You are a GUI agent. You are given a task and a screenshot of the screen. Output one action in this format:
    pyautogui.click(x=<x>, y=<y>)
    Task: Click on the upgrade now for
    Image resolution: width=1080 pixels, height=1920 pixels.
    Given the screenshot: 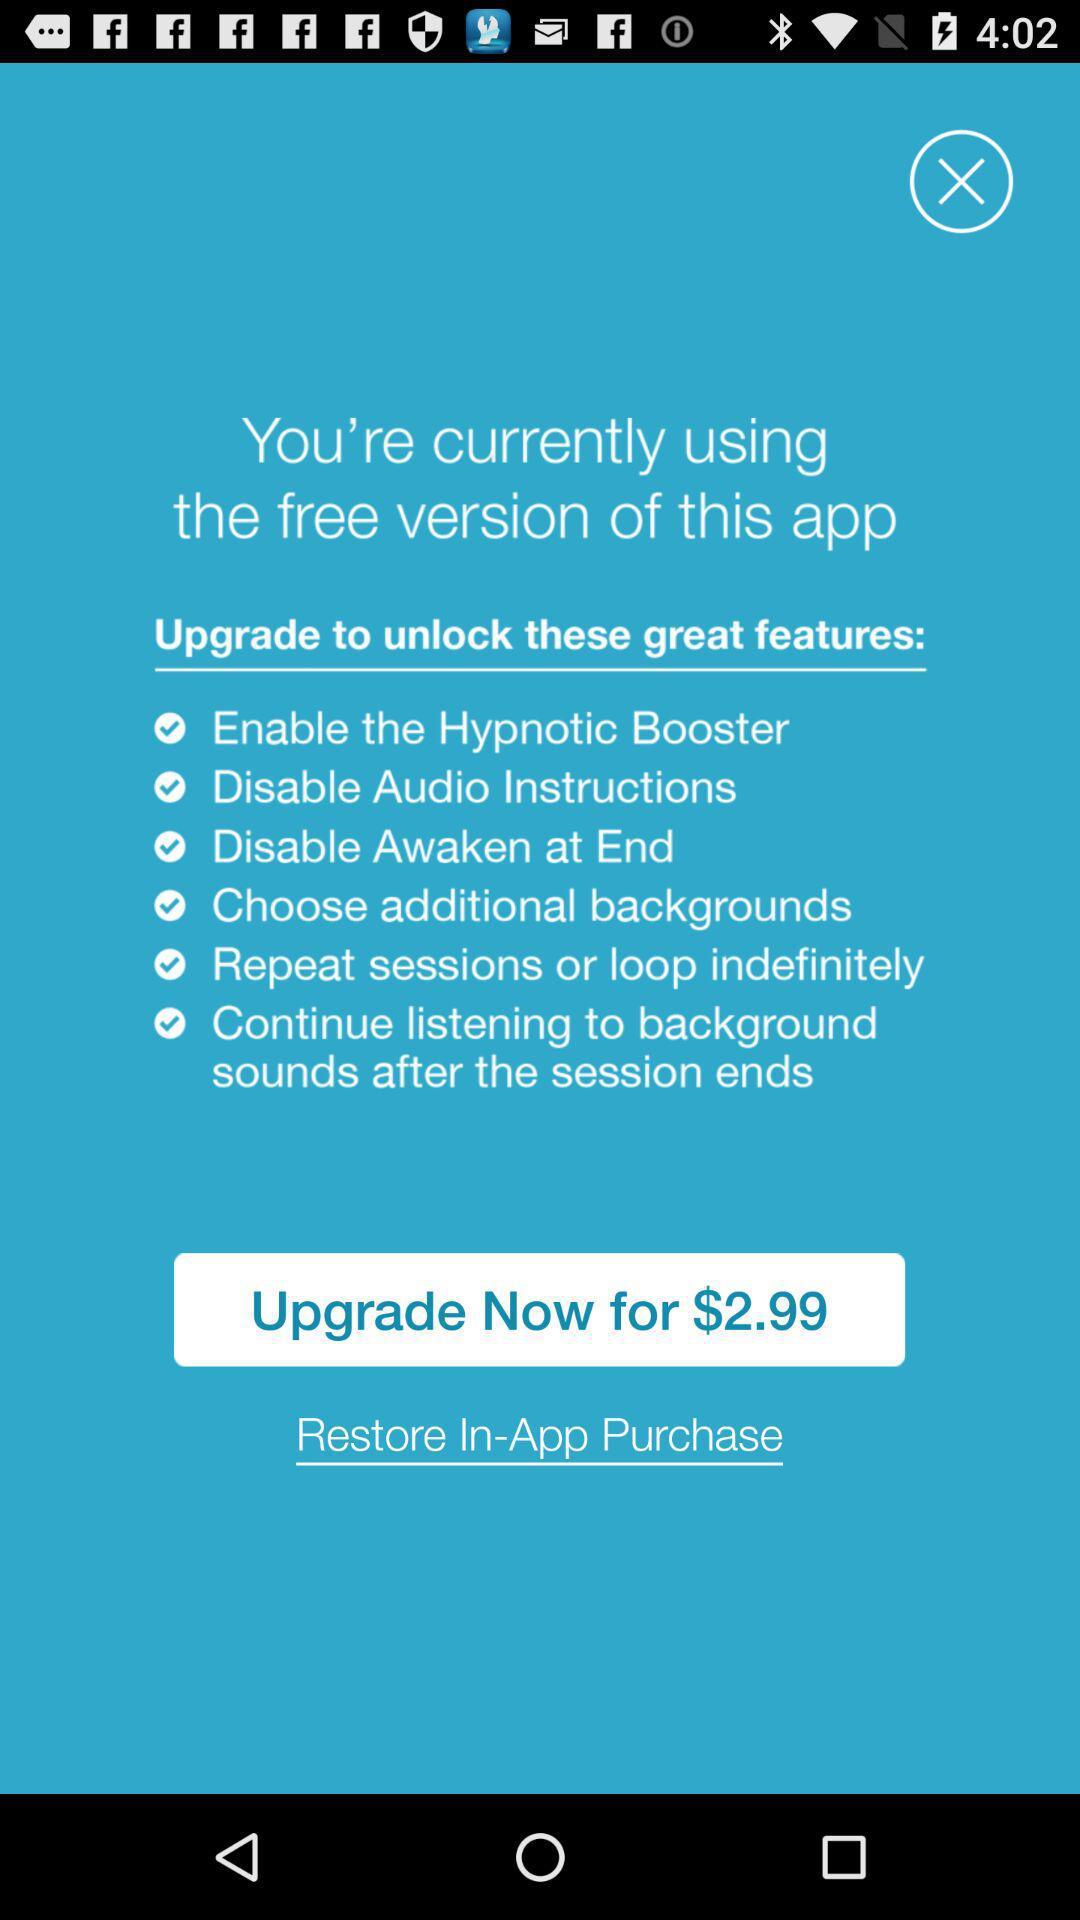 What is the action you would take?
    pyautogui.click(x=538, y=1309)
    